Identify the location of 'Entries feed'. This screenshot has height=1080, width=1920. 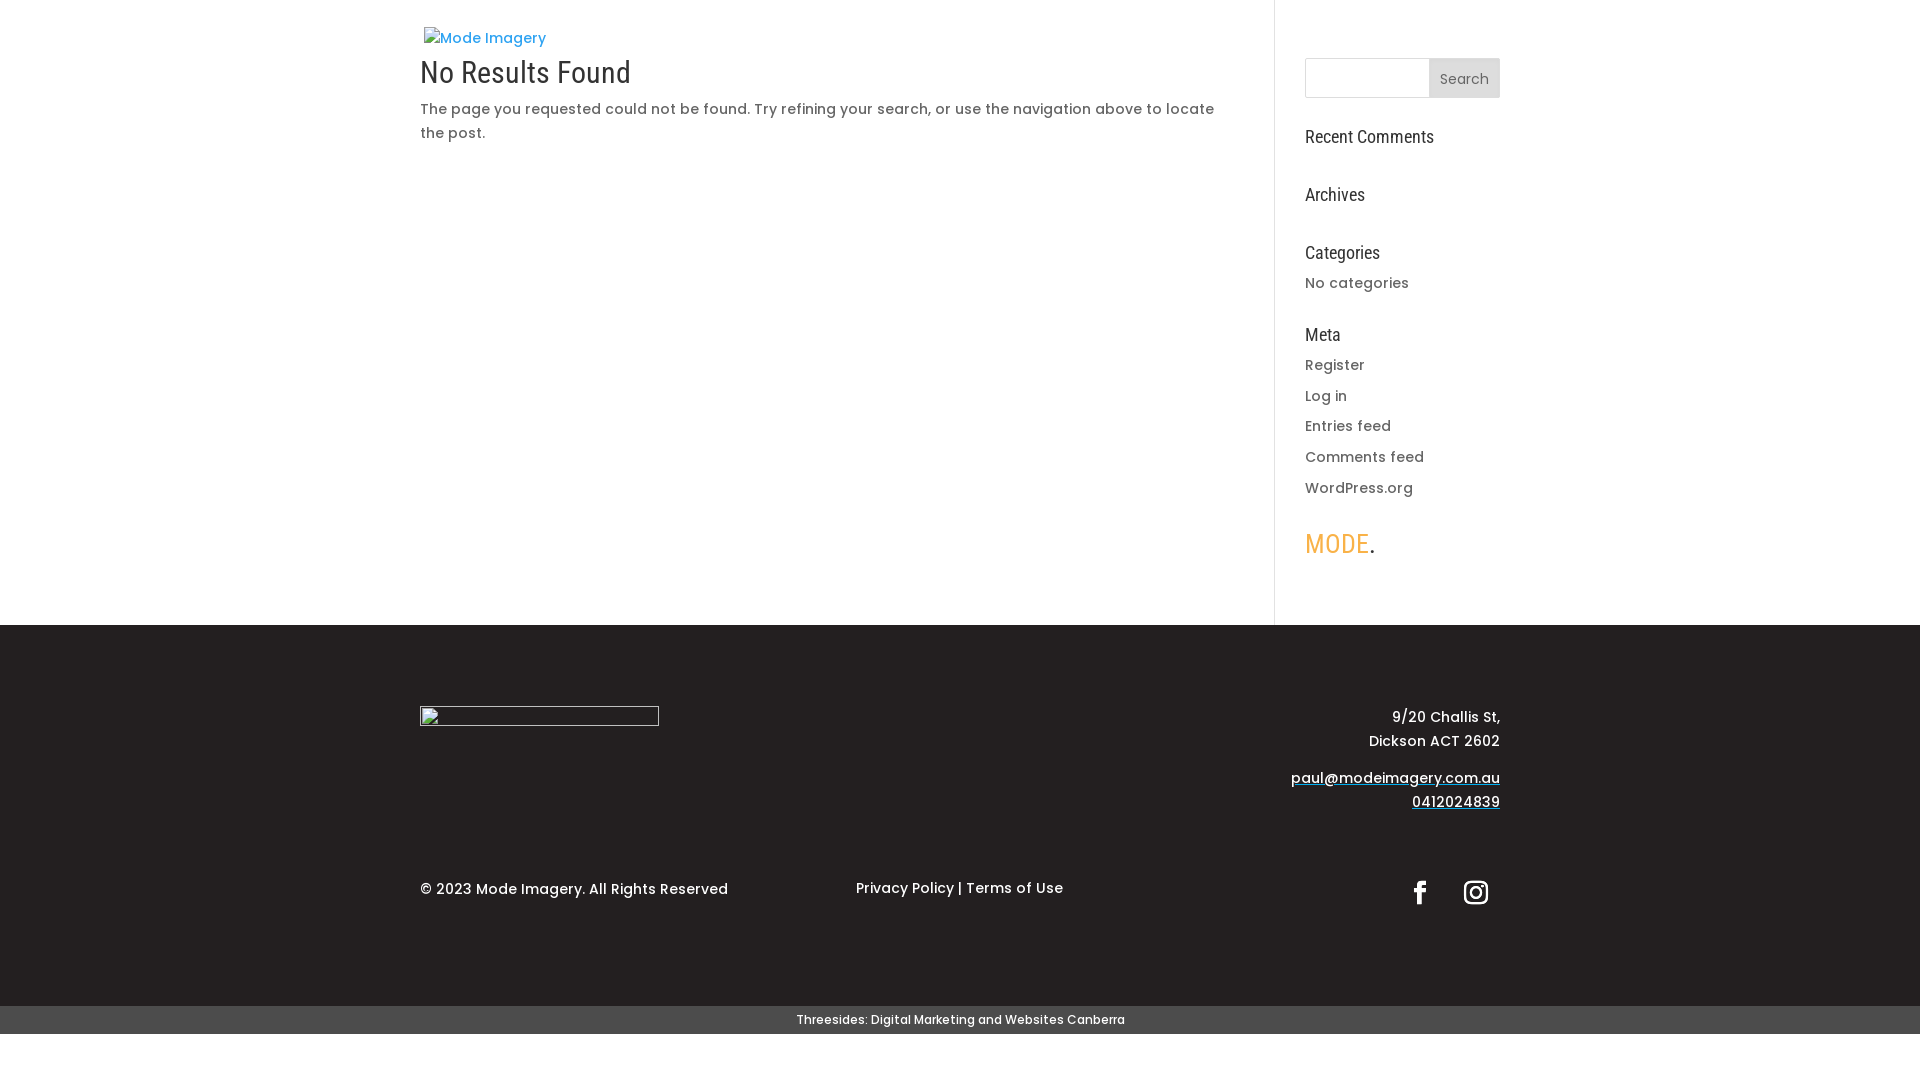
(1348, 424).